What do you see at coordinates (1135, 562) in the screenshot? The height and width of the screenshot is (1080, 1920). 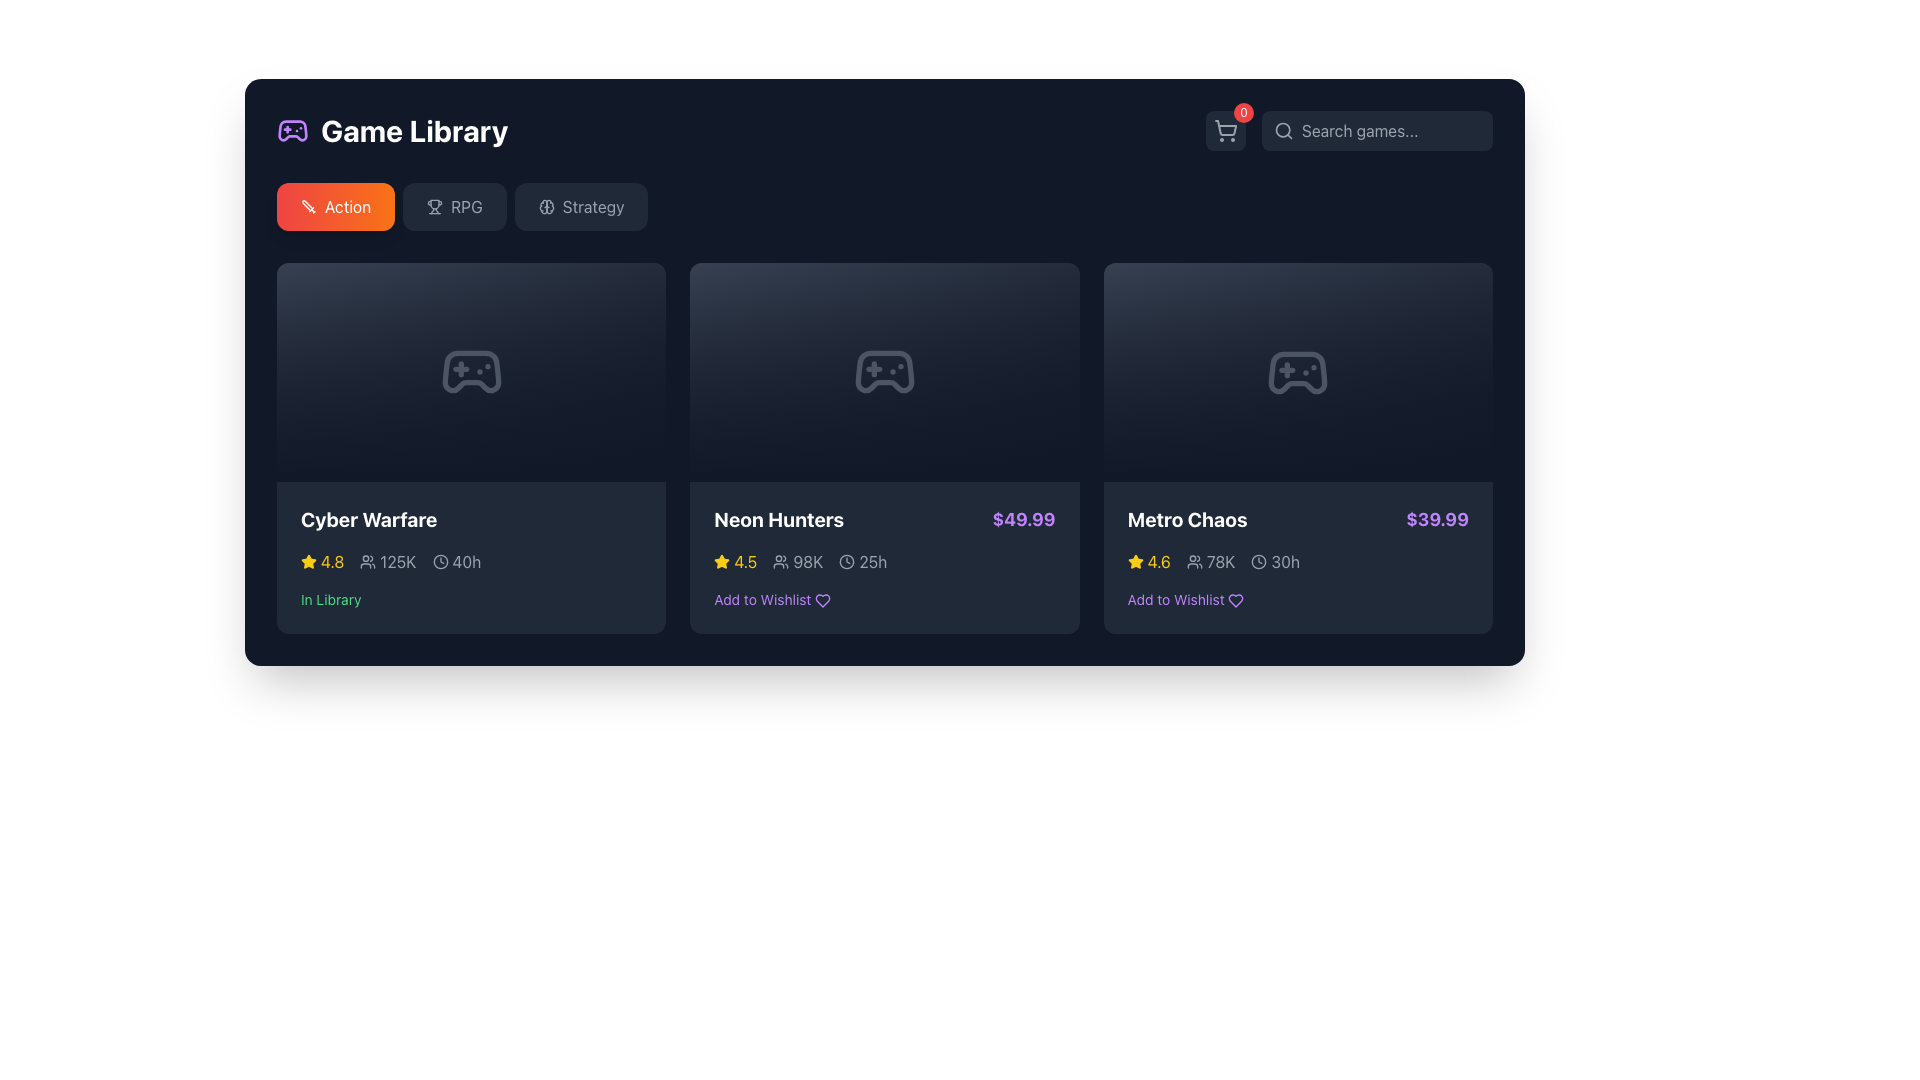 I see `the visual representation of the small, yellow, star-shaped icon located next to the numeric rating '4.6' in the details section of the 'Metro Chaos' game card` at bounding box center [1135, 562].